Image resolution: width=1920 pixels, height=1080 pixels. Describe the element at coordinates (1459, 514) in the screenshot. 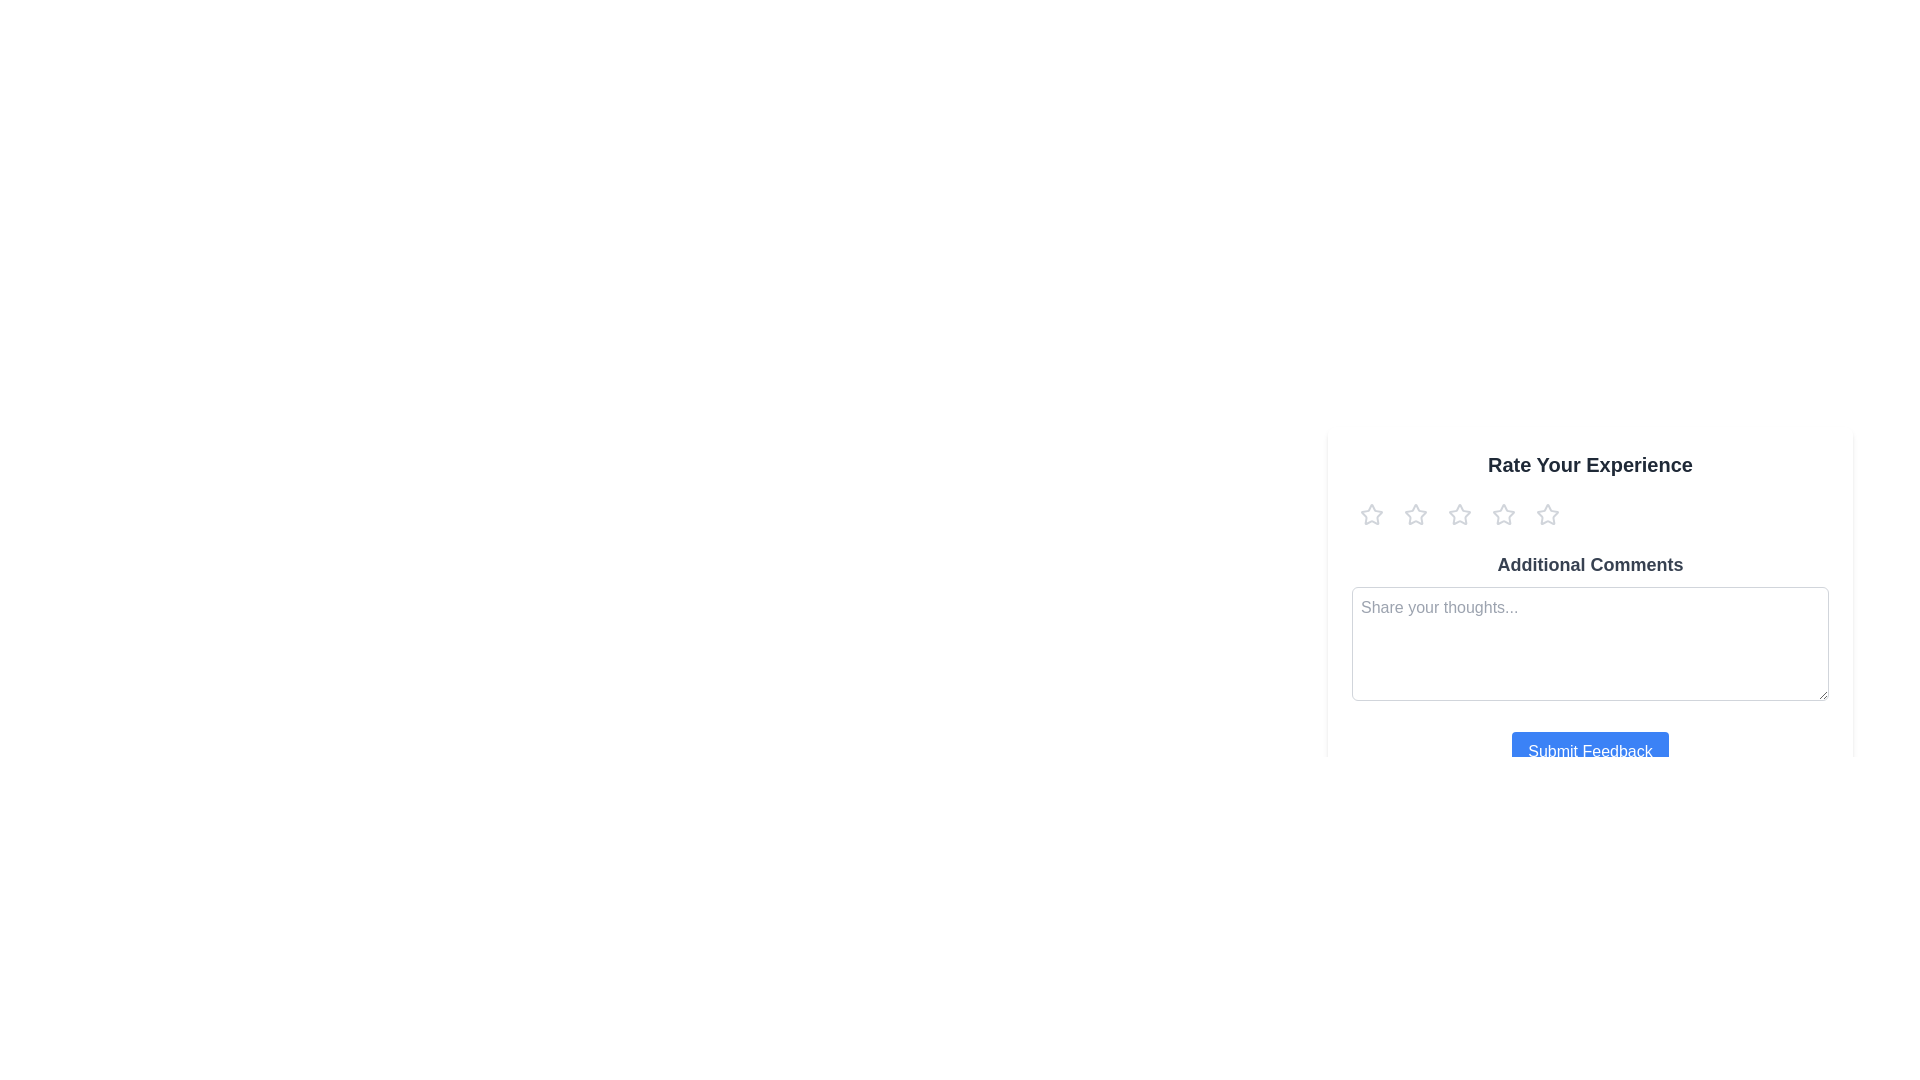

I see `the second star in the Interactive Star Rating Icon, which is located directly under the header 'Rate Your Experience.'` at that location.